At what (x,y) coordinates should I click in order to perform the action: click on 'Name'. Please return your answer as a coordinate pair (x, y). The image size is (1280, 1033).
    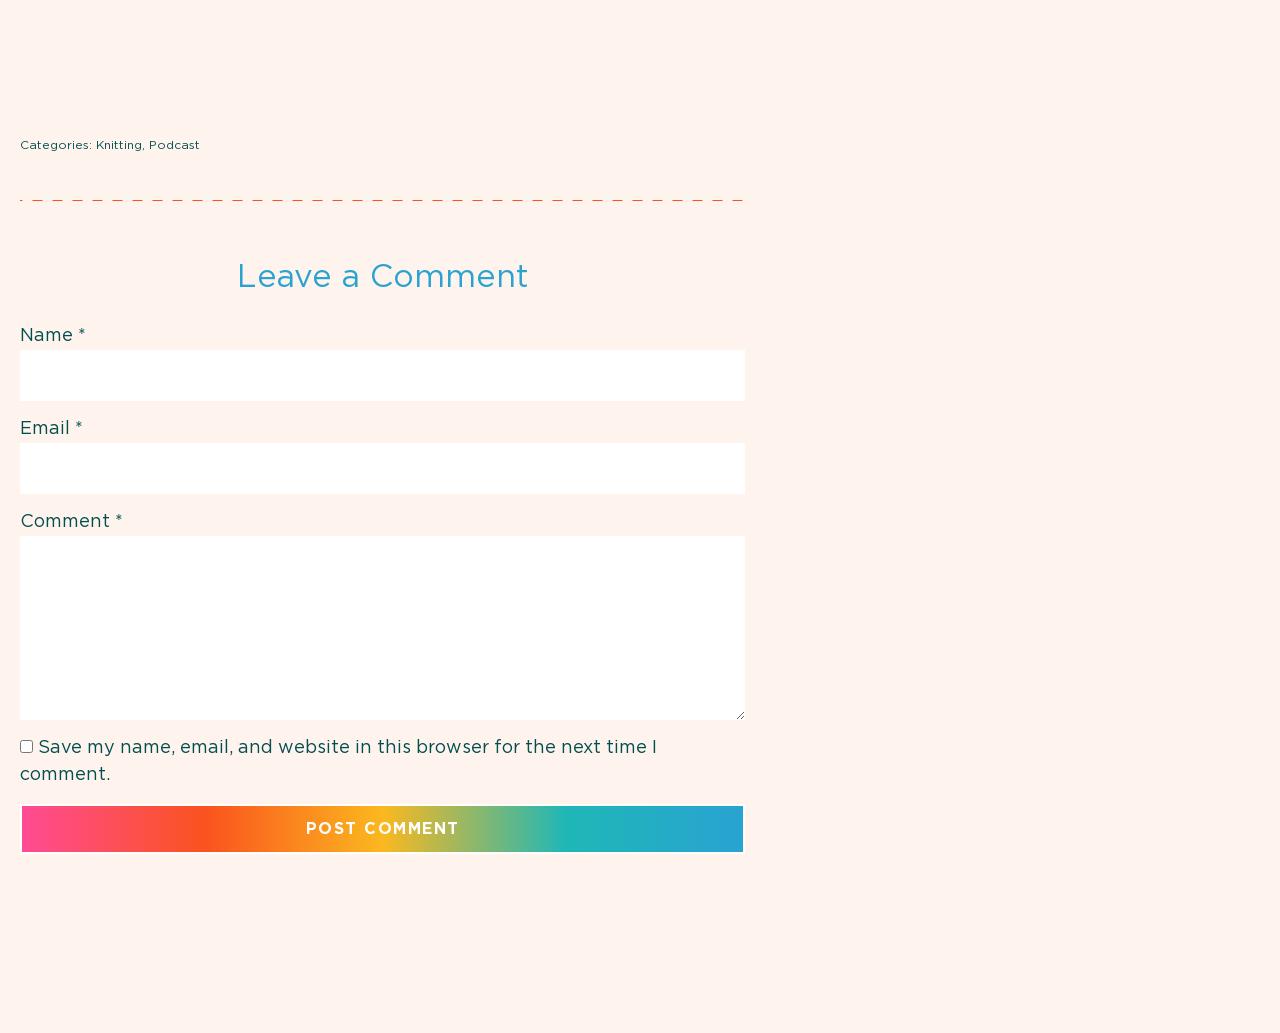
    Looking at the image, I should click on (49, 335).